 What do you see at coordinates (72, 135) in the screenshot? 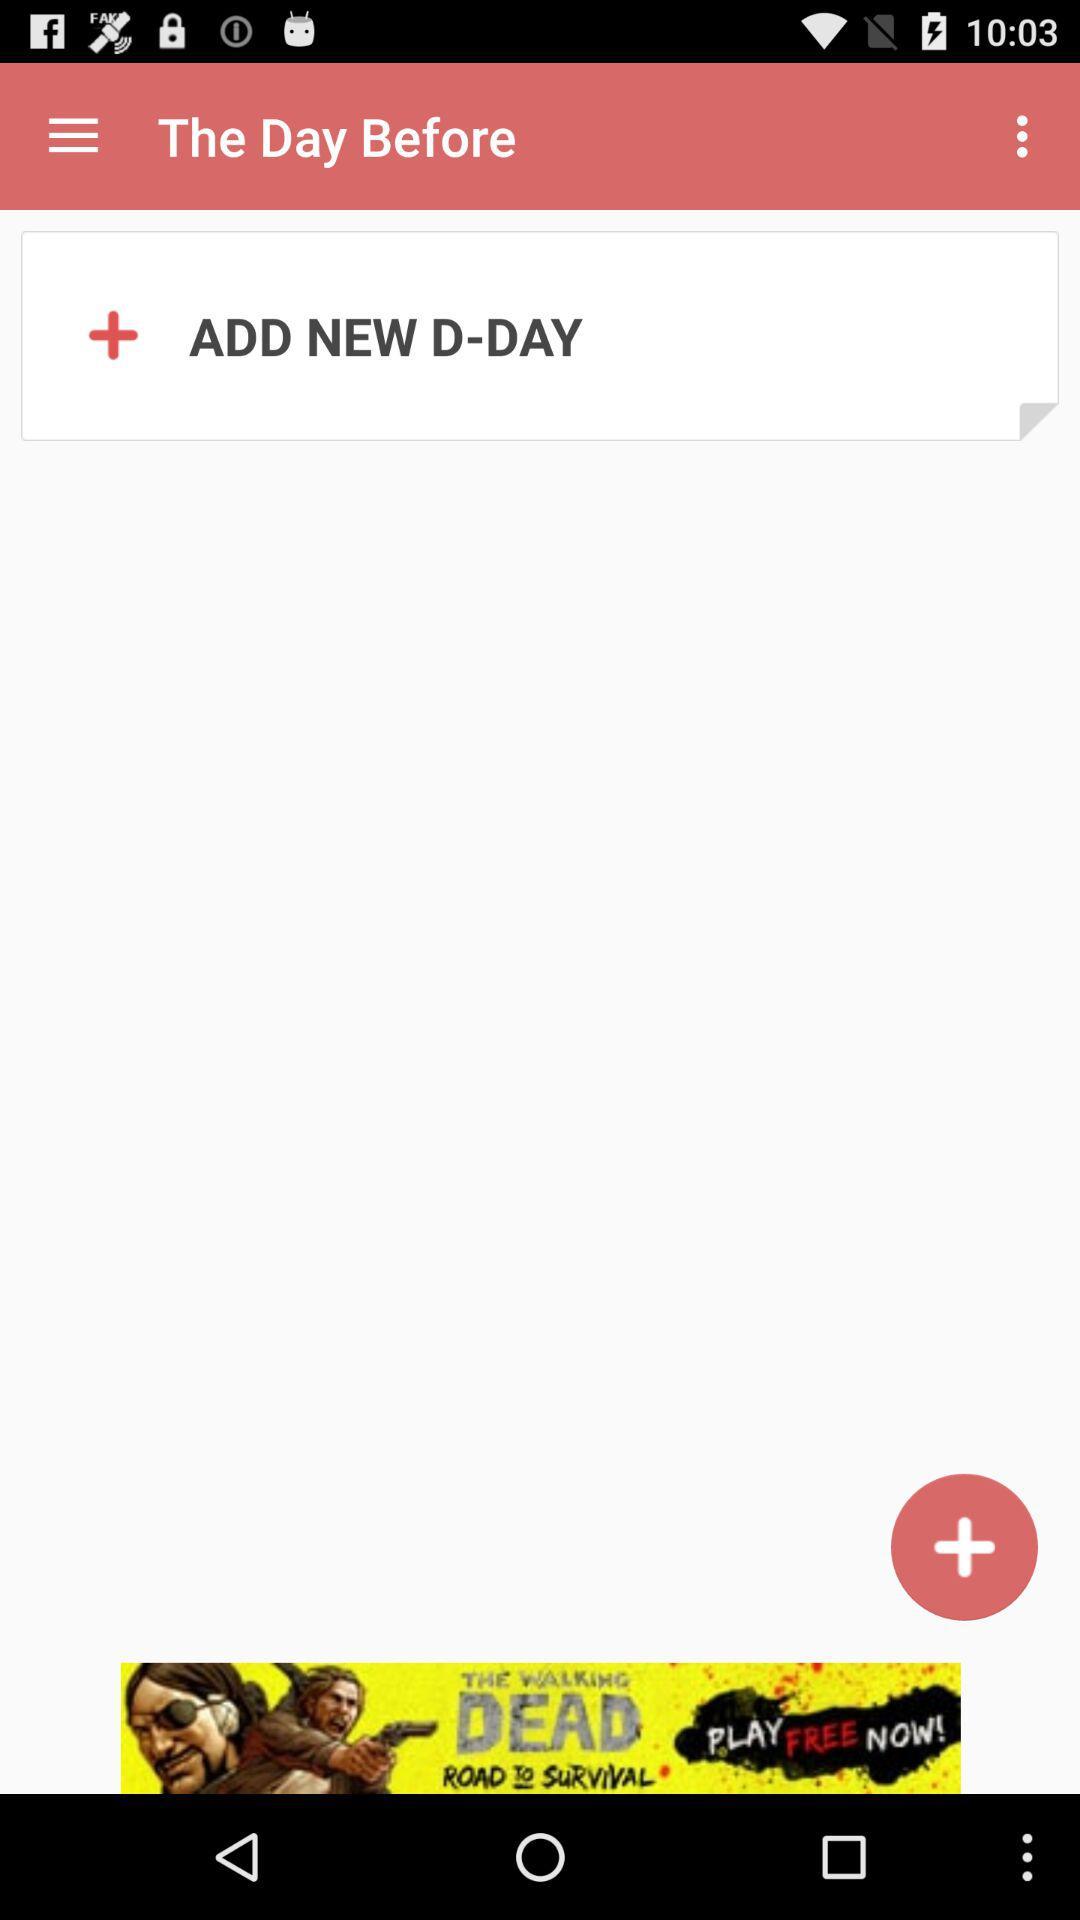
I see `menu options` at bounding box center [72, 135].